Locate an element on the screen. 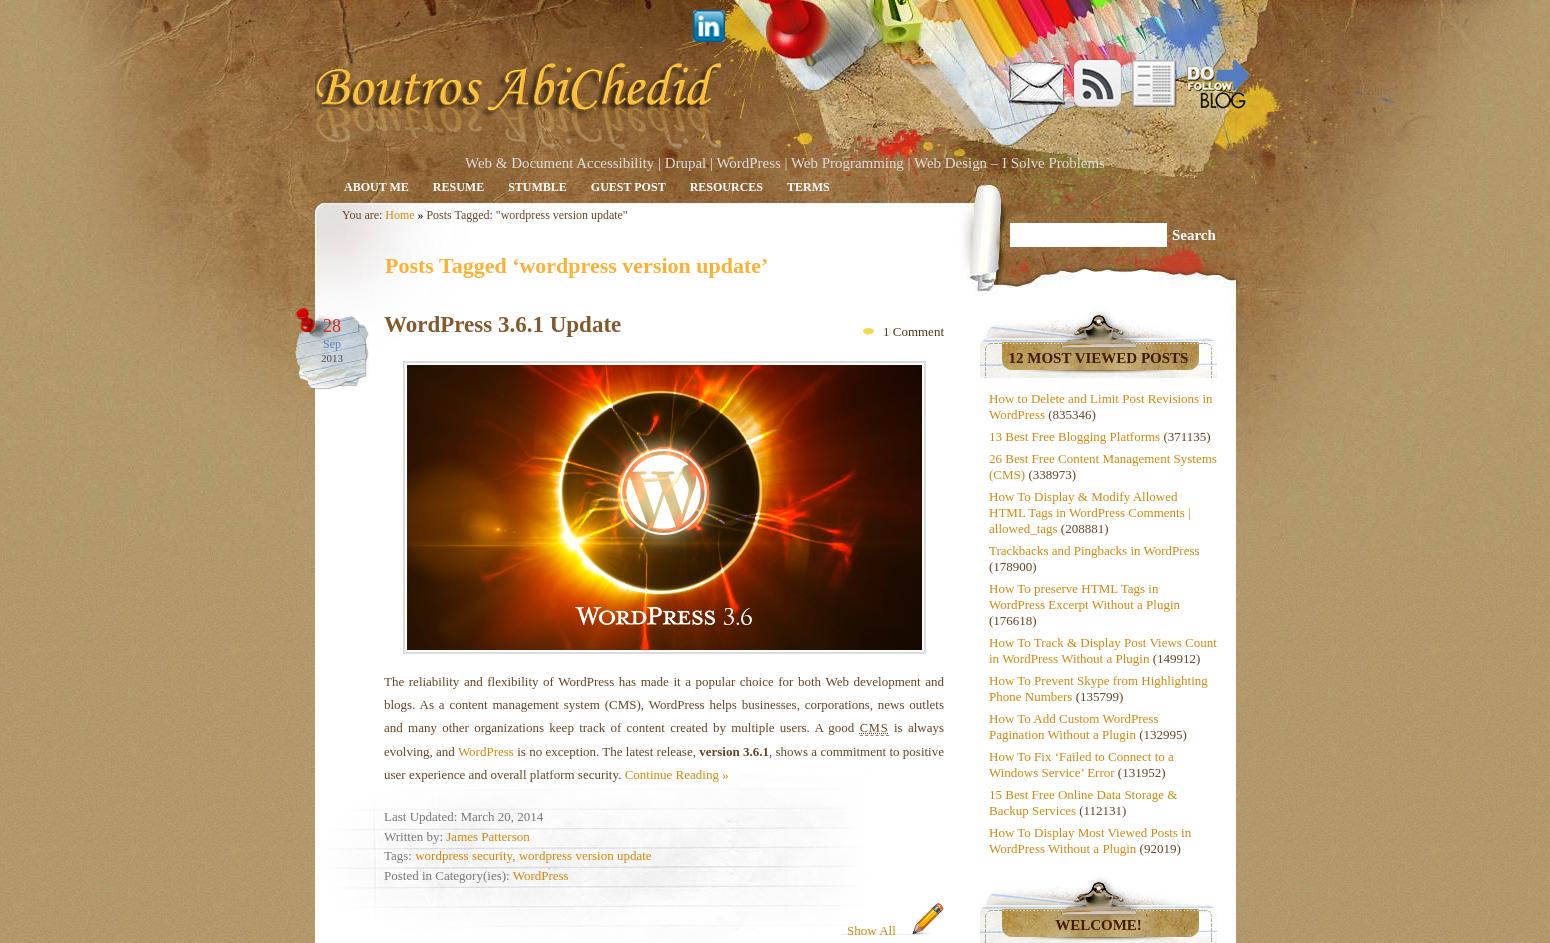 The image size is (1550, 943). 'How To Display Most Viewed Posts in WordPress Without a Plugin' is located at coordinates (988, 840).